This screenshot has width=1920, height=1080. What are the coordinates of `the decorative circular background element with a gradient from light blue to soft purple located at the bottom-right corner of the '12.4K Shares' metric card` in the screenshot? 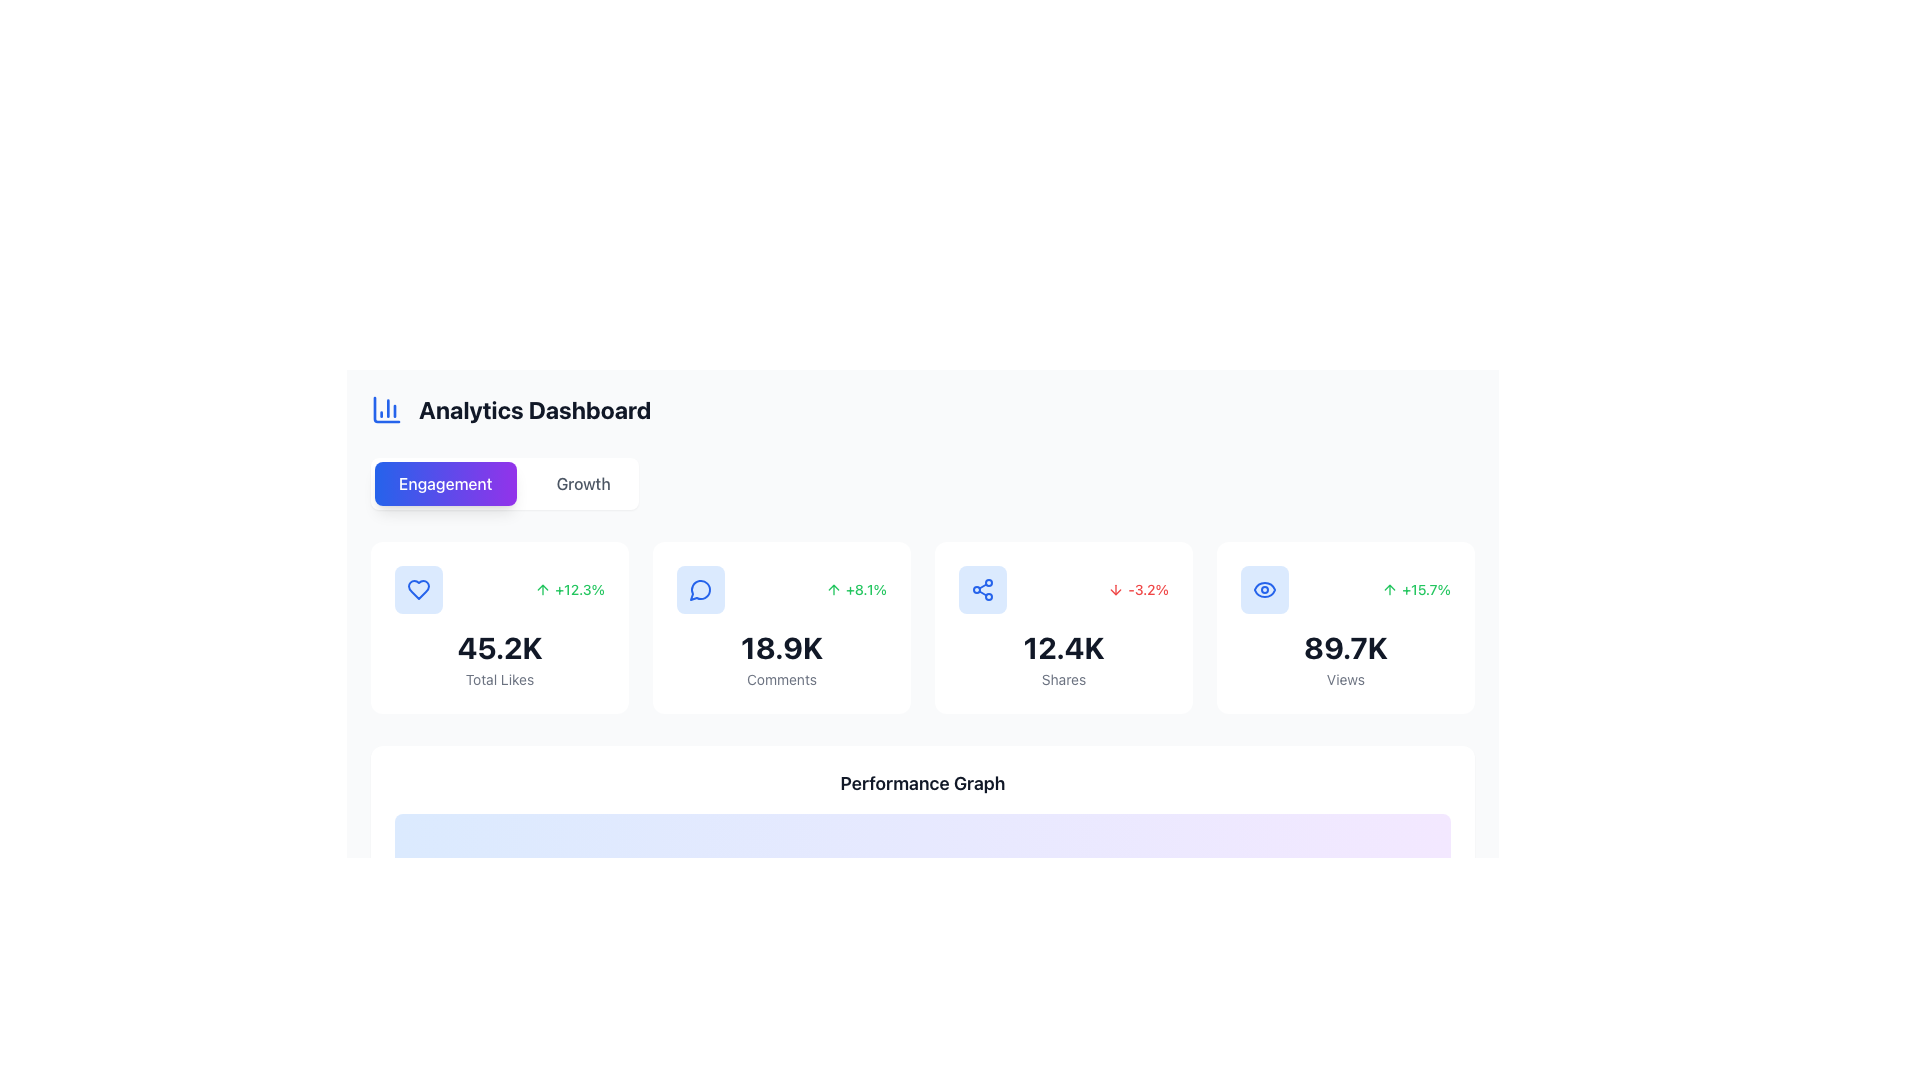 It's located at (1161, 681).